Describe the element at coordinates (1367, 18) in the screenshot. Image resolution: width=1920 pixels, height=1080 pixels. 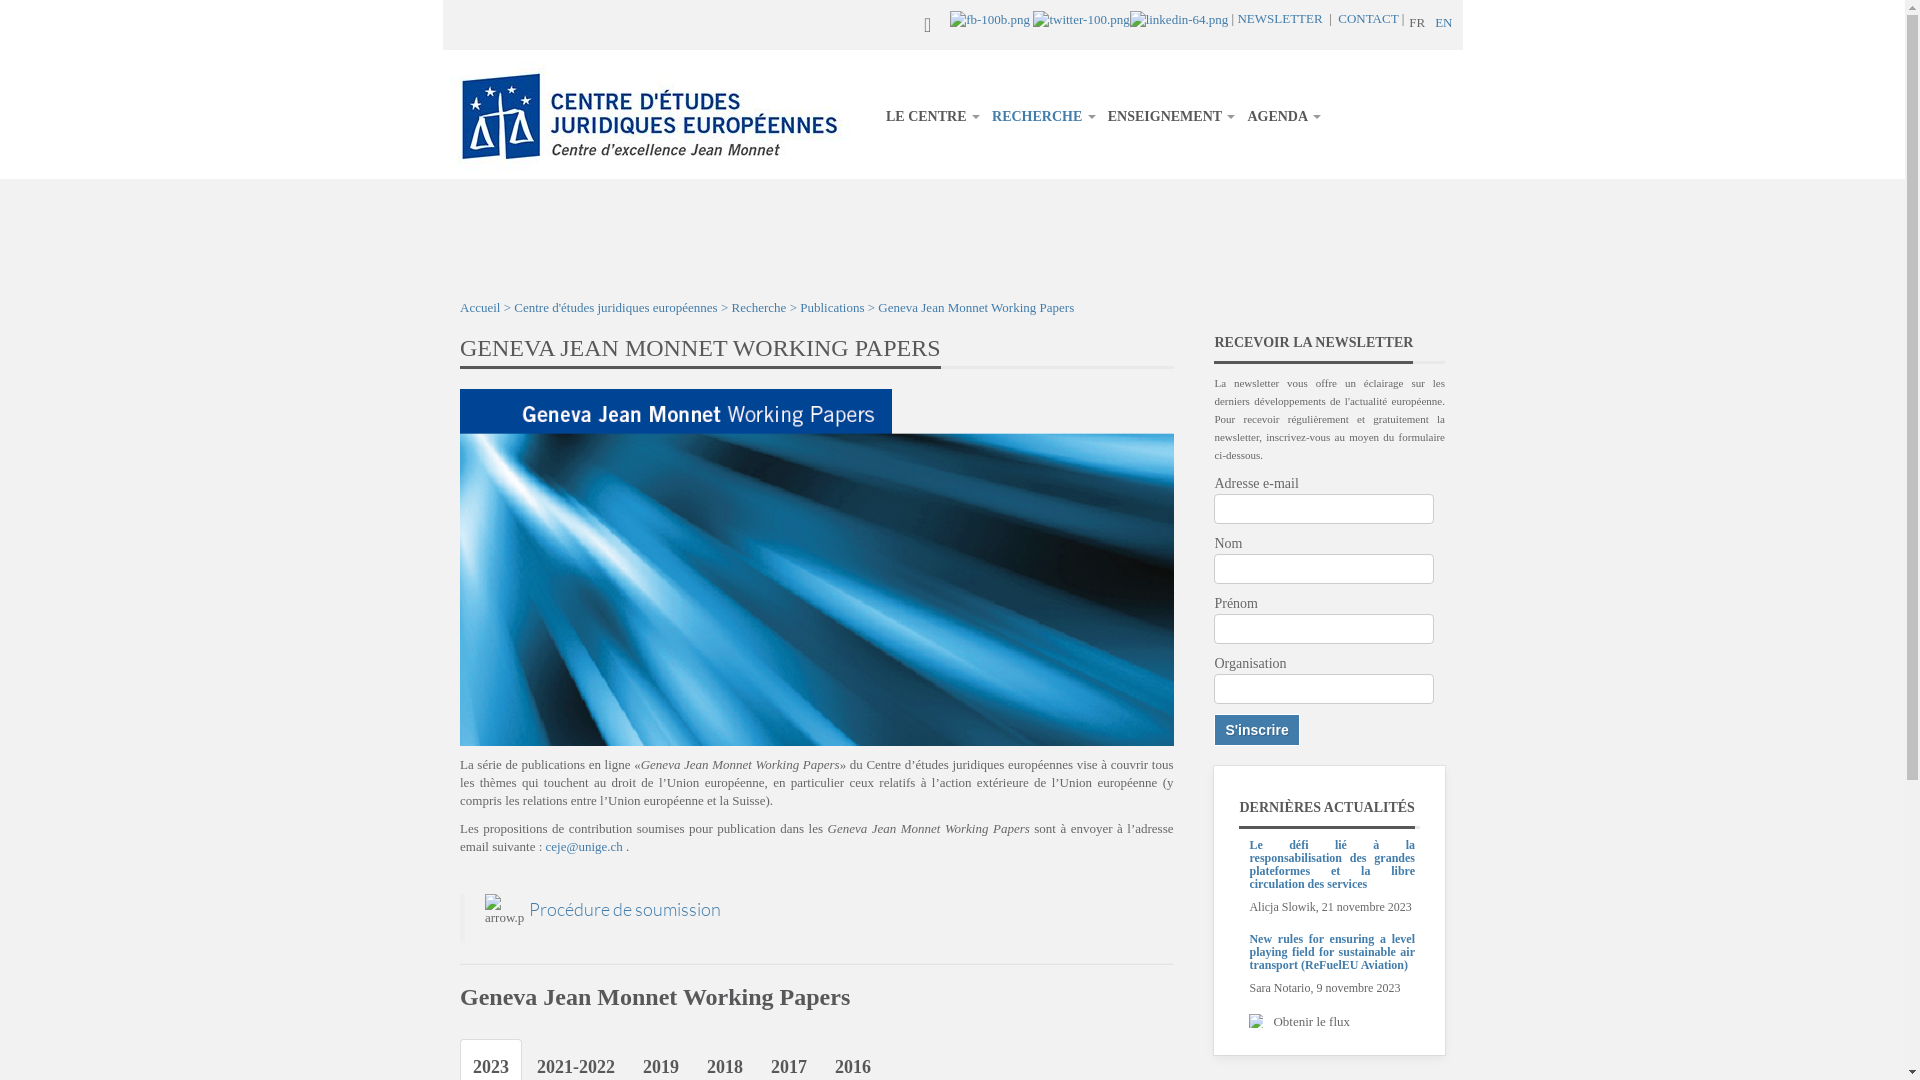
I see `'CONTACT'` at that location.